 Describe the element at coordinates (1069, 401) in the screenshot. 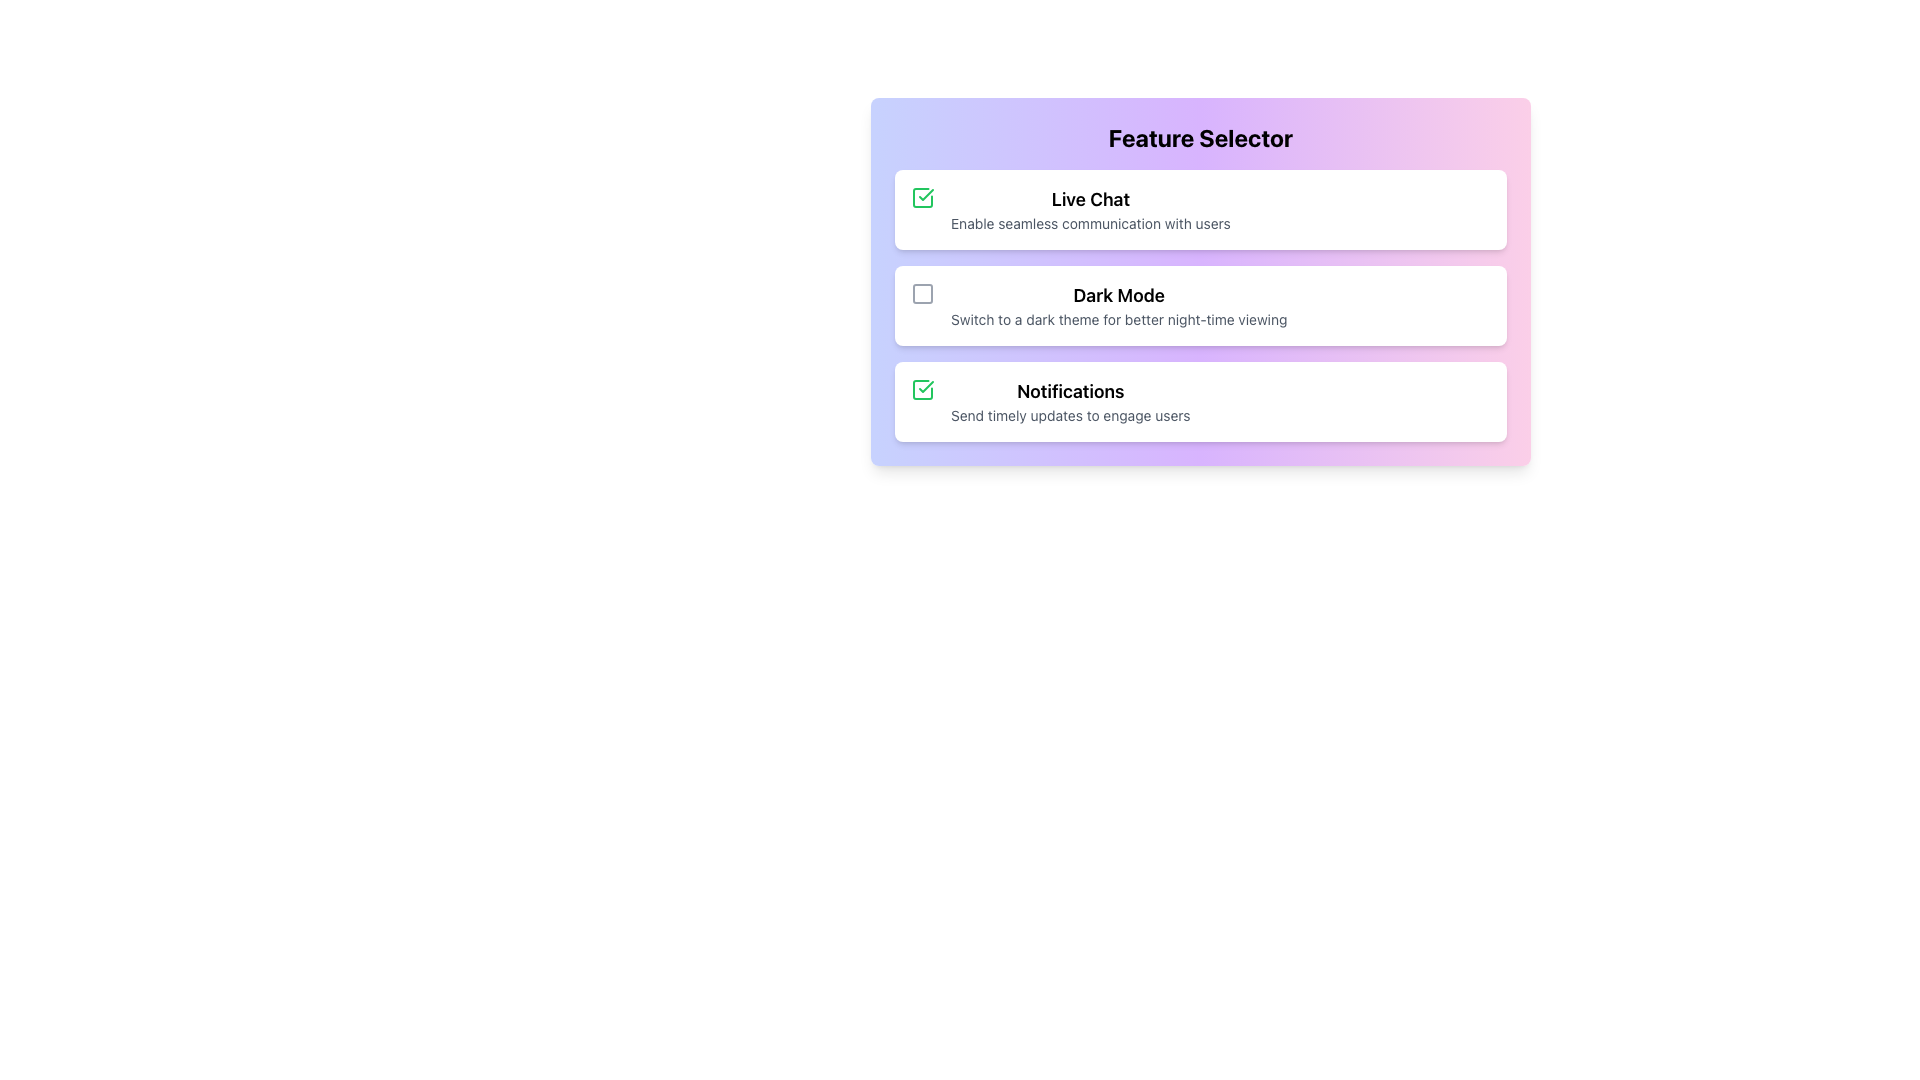

I see `the Descriptive Text Block that labels the 'Notifications' feature, which is the third item in the vertical sequence of options within the 'Feature Selector' list panel` at that location.